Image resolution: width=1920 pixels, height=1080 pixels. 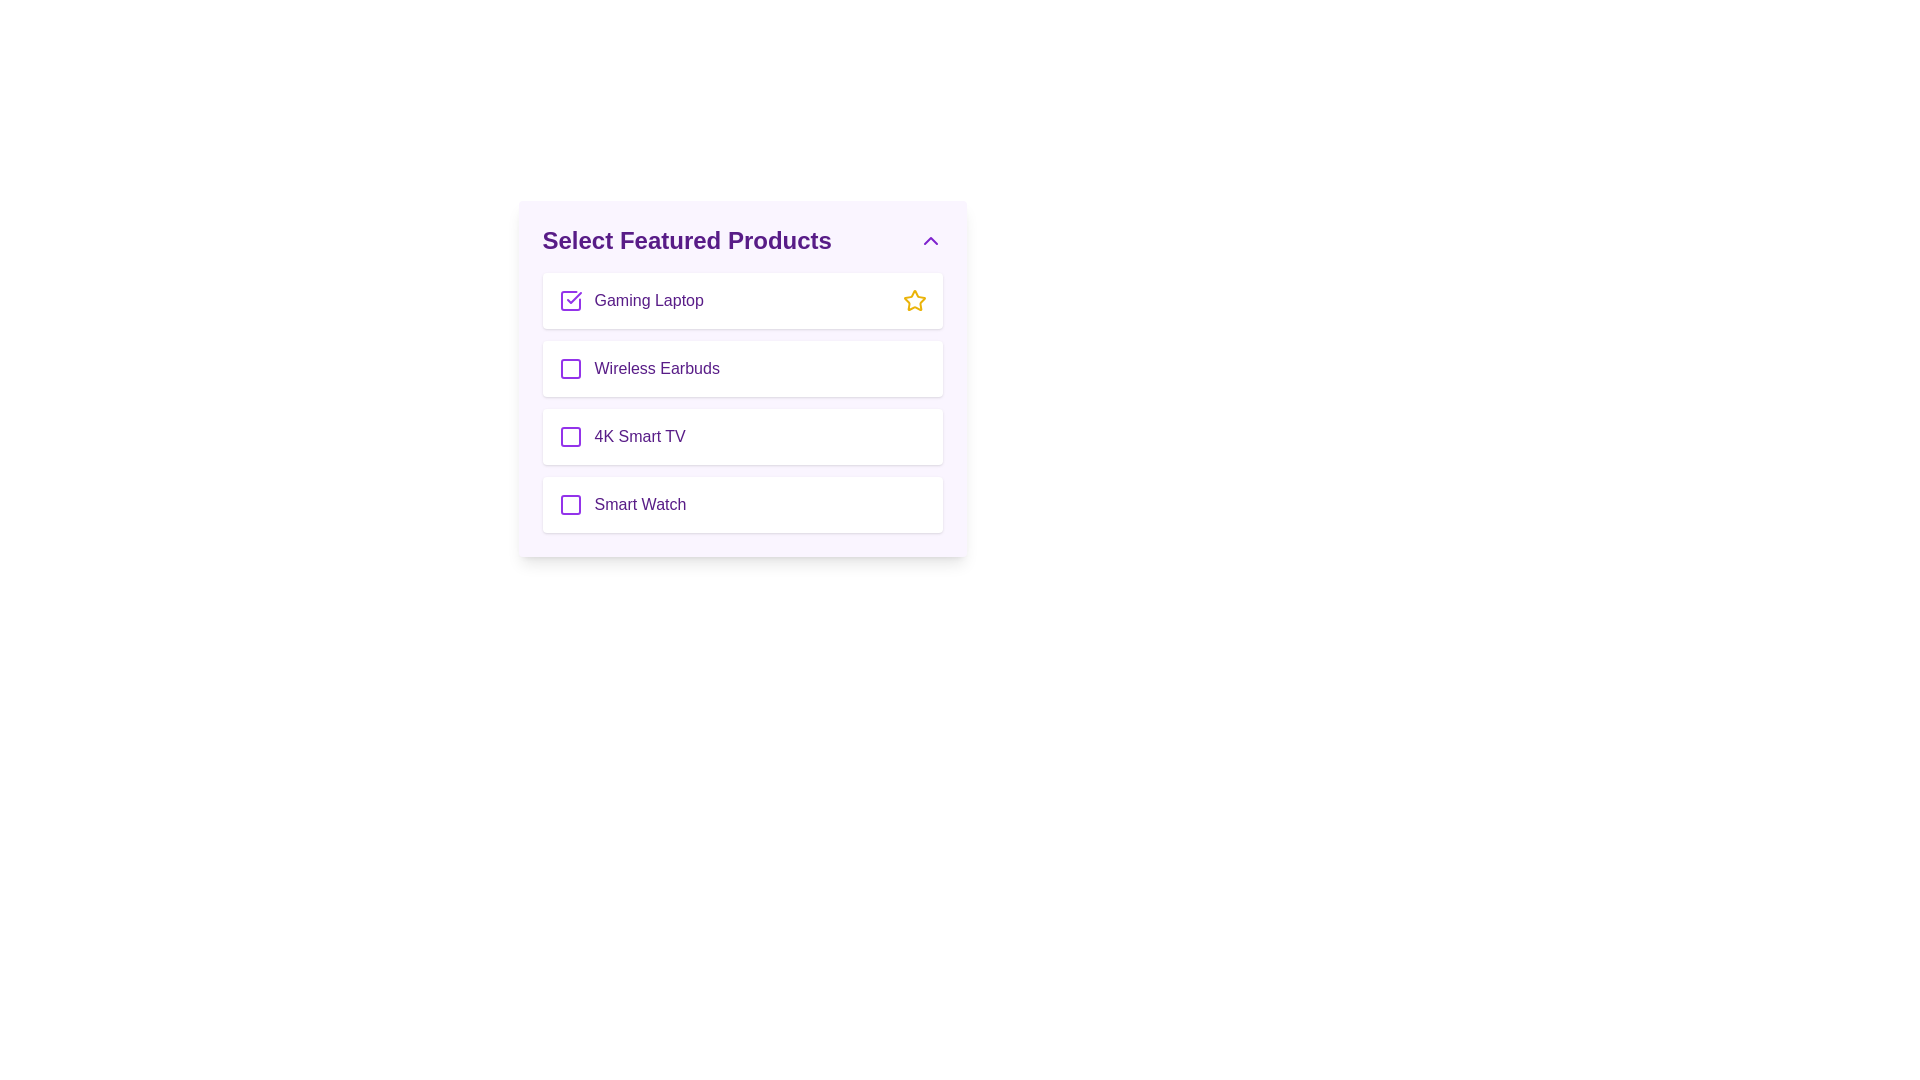 I want to click on text label displaying 'Wireless Earbuds' which is styled in purple, located within a white background card, positioned in the middle of the second card in a vertical list of items, so click(x=657, y=369).